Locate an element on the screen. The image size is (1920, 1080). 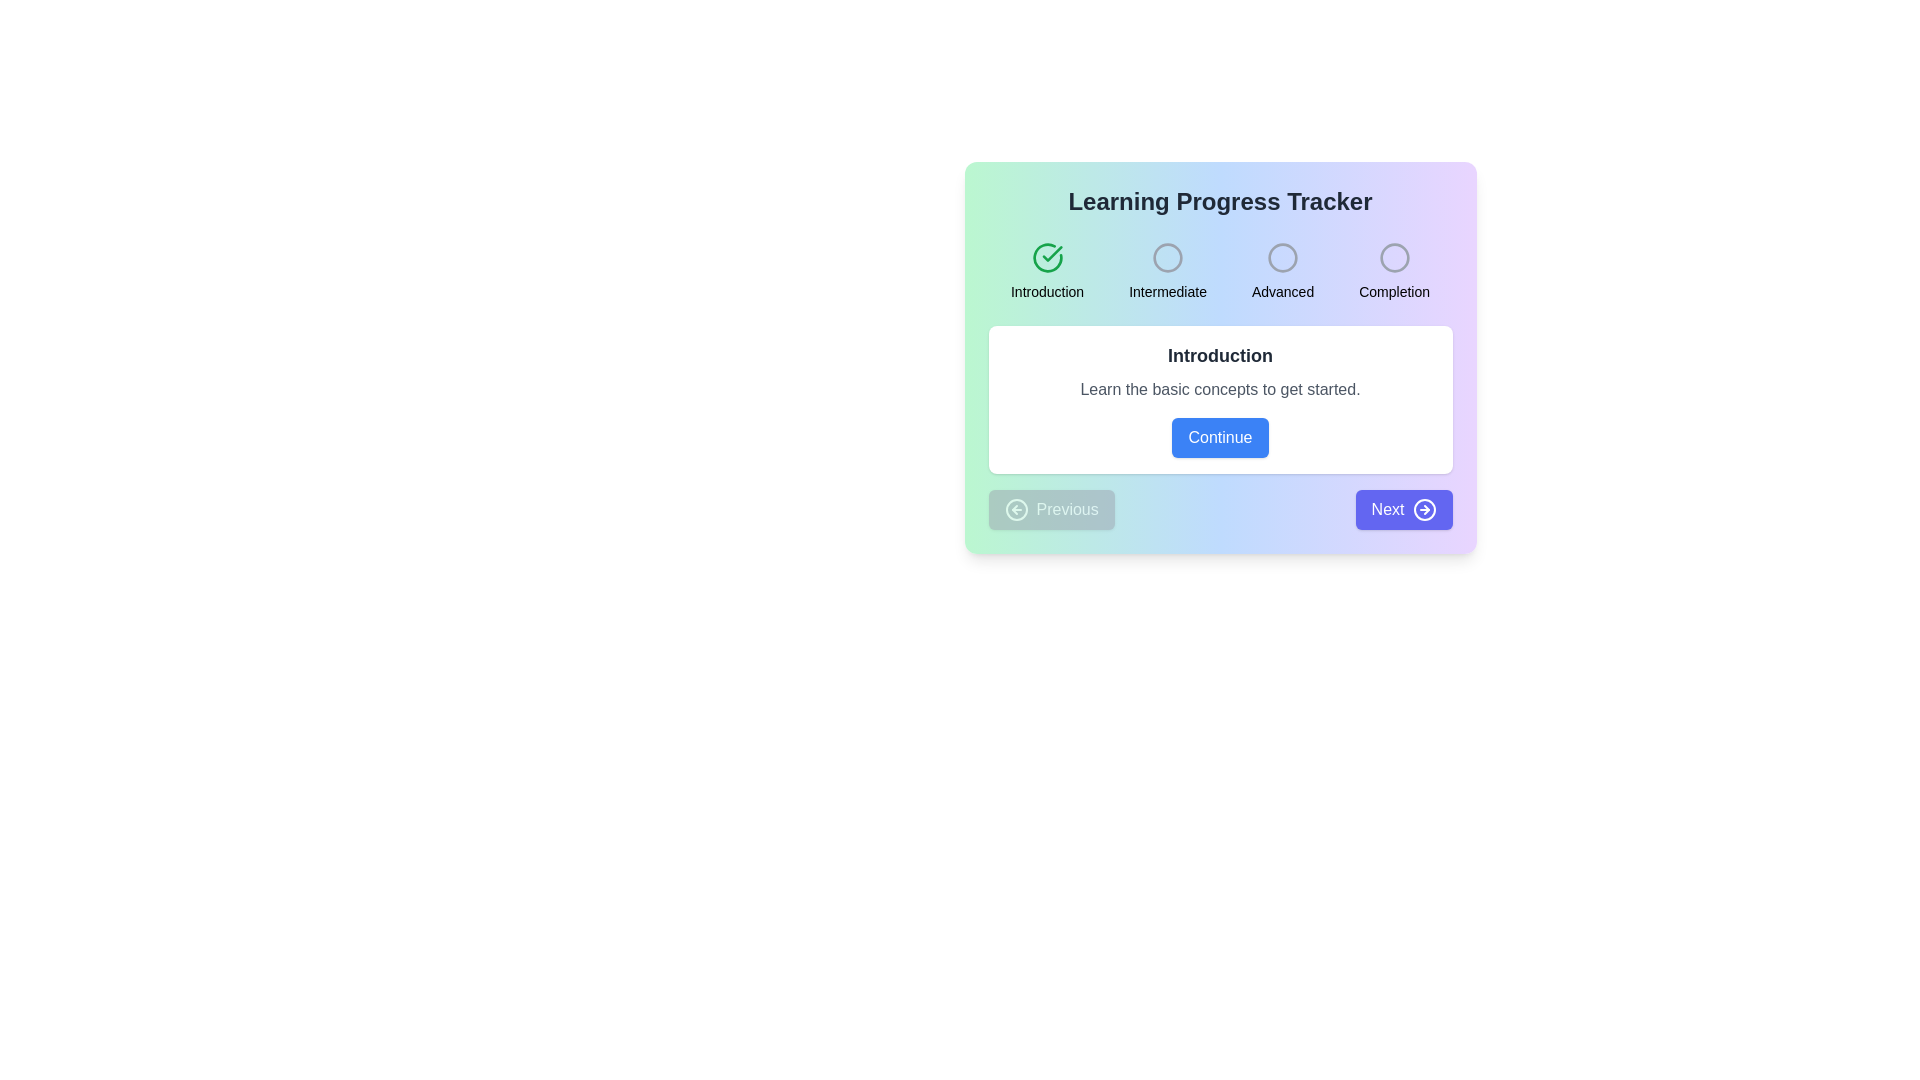
the graphical indicator labeled 'Introduction', which features a green checkmark icon and is positioned at the upper-left of a grouped interface, to read the label and identify the stage is located at coordinates (1046, 272).